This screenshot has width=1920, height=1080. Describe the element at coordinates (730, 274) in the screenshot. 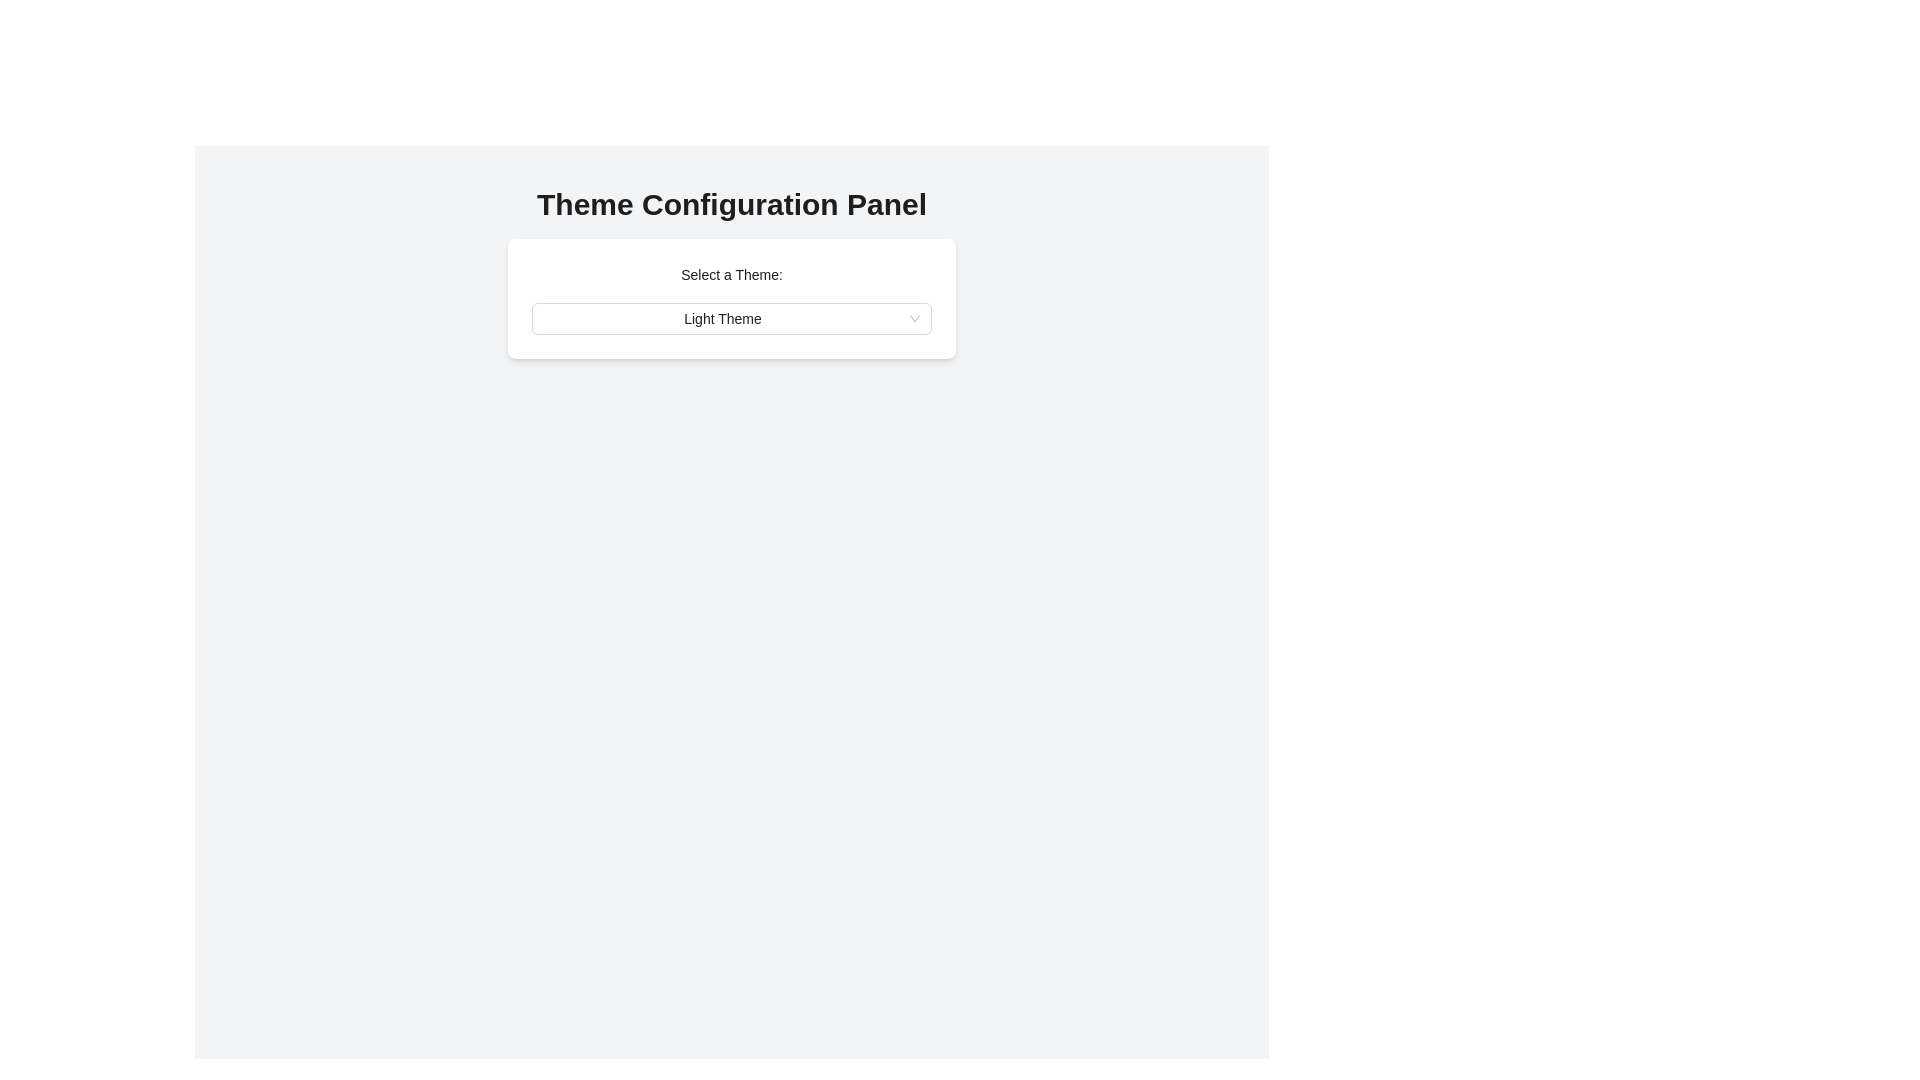

I see `the static text label saying 'Select a Theme:' that is centrally located within a white card-like structure above the dropdown menu labeled 'Light Theme'` at that location.